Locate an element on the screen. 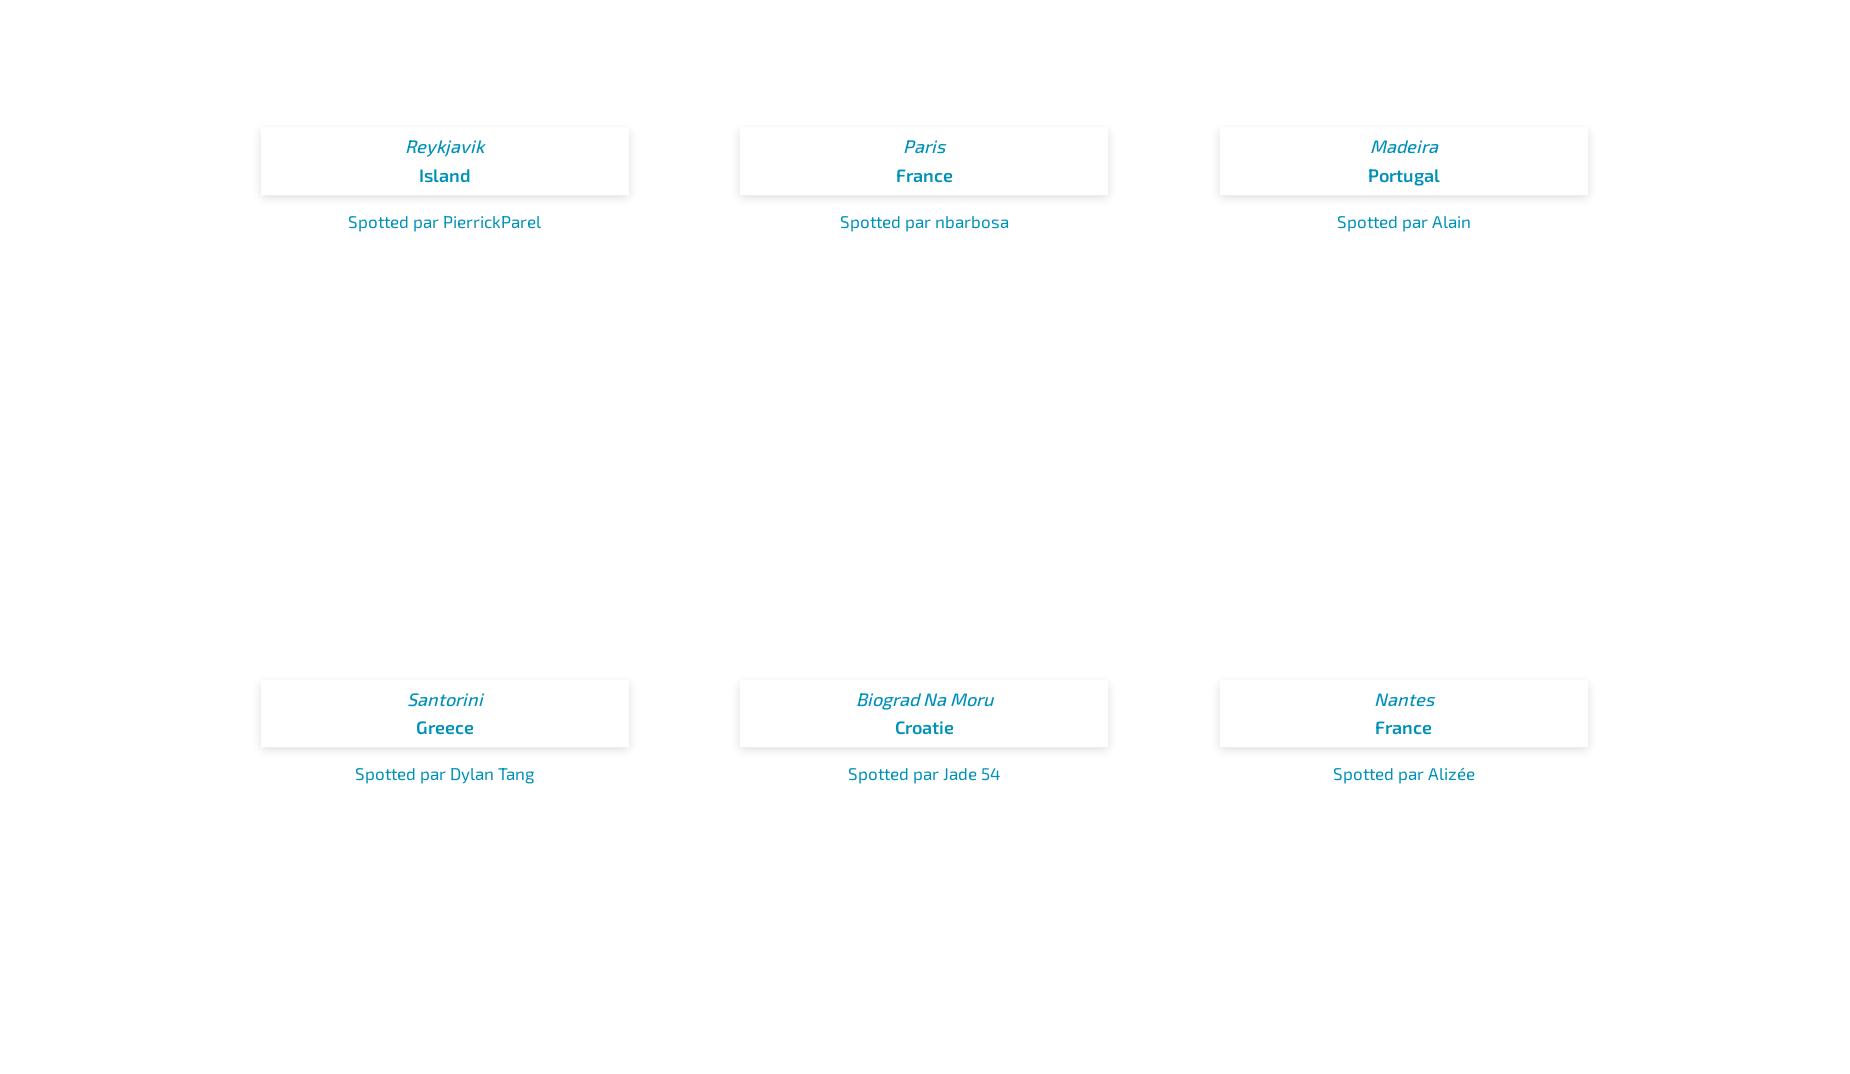  'Spotted par nbarbosa' is located at coordinates (838, 218).